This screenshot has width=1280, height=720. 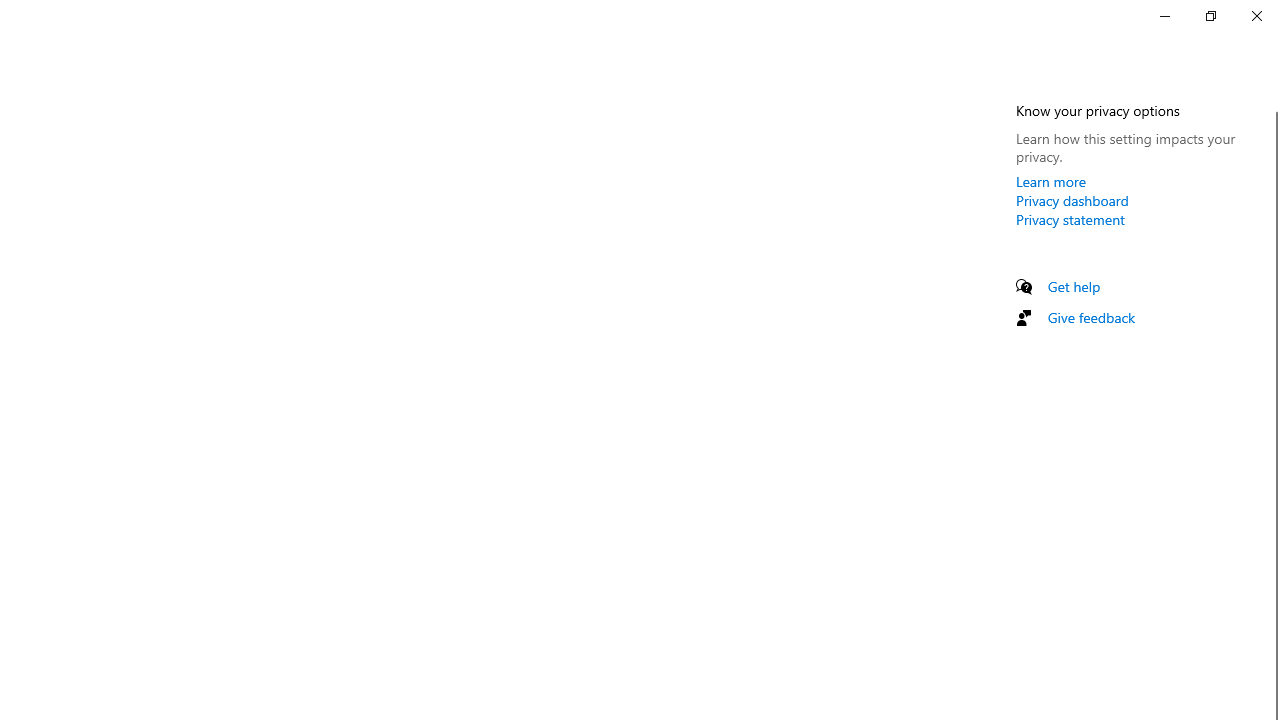 What do you see at coordinates (1050, 181) in the screenshot?
I see `'Learn more'` at bounding box center [1050, 181].